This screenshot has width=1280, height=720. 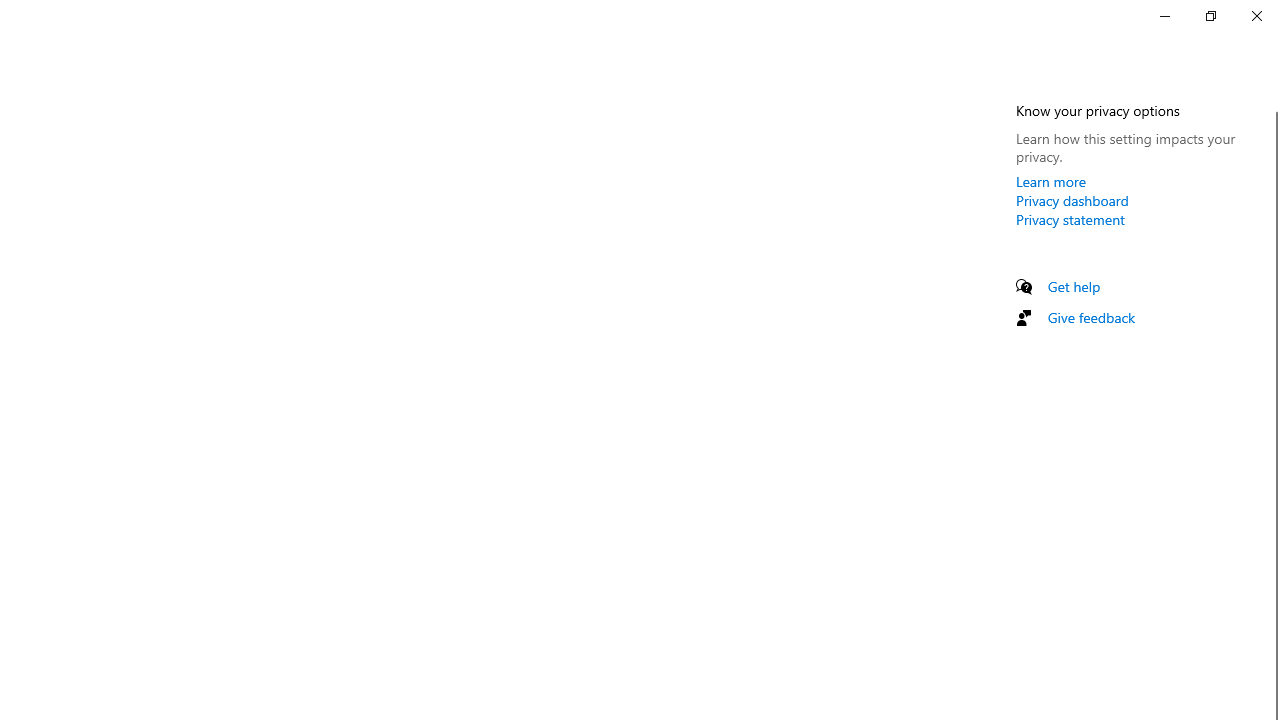 What do you see at coordinates (1050, 181) in the screenshot?
I see `'Learn more'` at bounding box center [1050, 181].